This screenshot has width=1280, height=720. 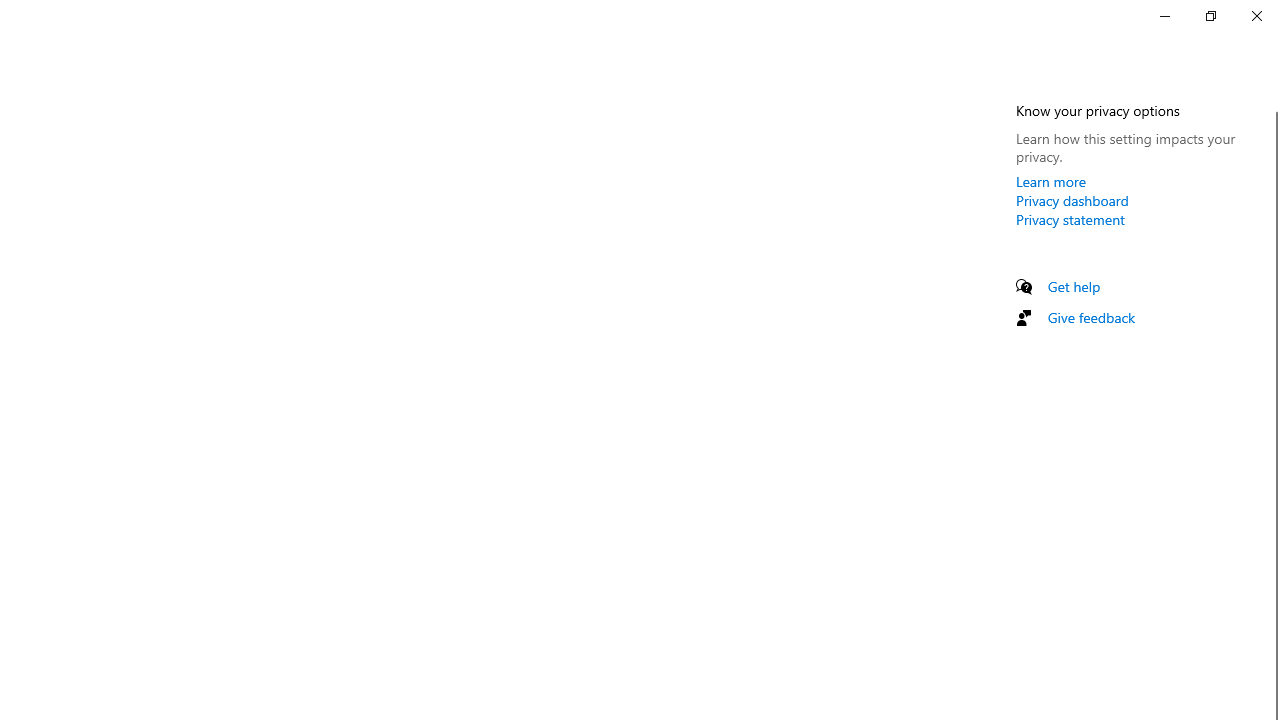 What do you see at coordinates (1050, 181) in the screenshot?
I see `'Learn more'` at bounding box center [1050, 181].